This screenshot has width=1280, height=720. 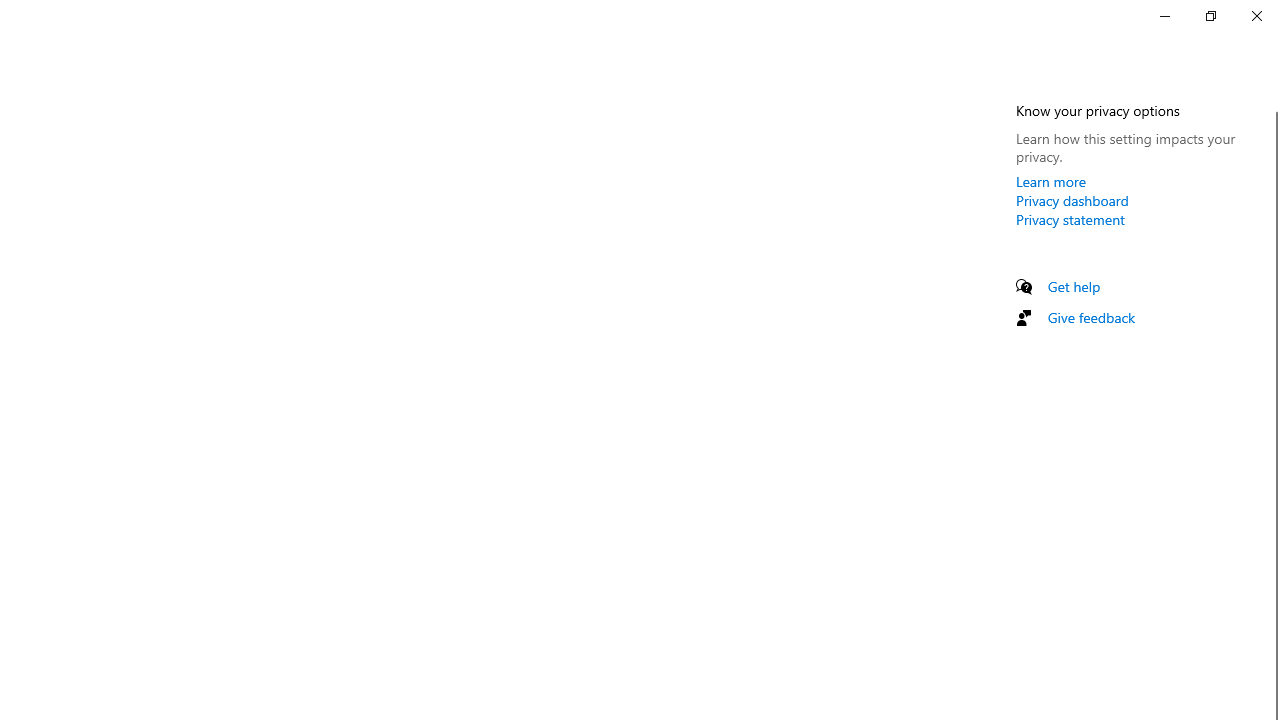 What do you see at coordinates (1050, 181) in the screenshot?
I see `'Learn more'` at bounding box center [1050, 181].